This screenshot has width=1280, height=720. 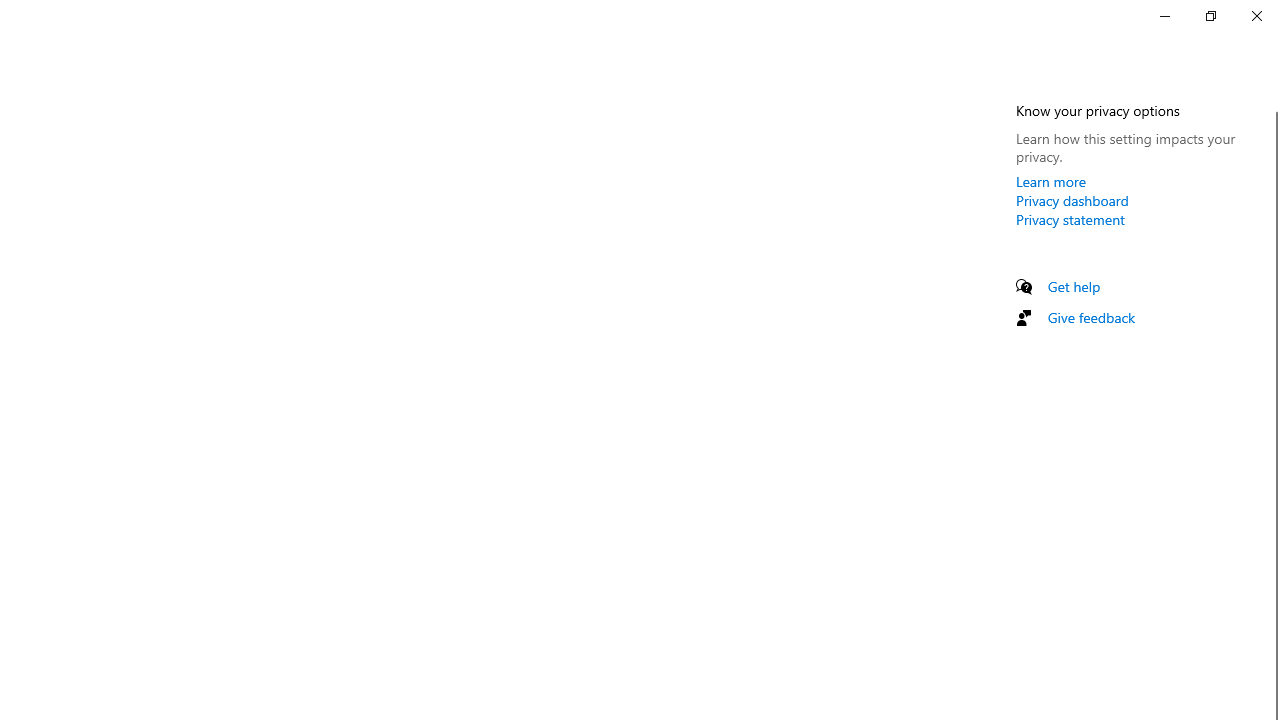 What do you see at coordinates (1050, 181) in the screenshot?
I see `'Learn more'` at bounding box center [1050, 181].